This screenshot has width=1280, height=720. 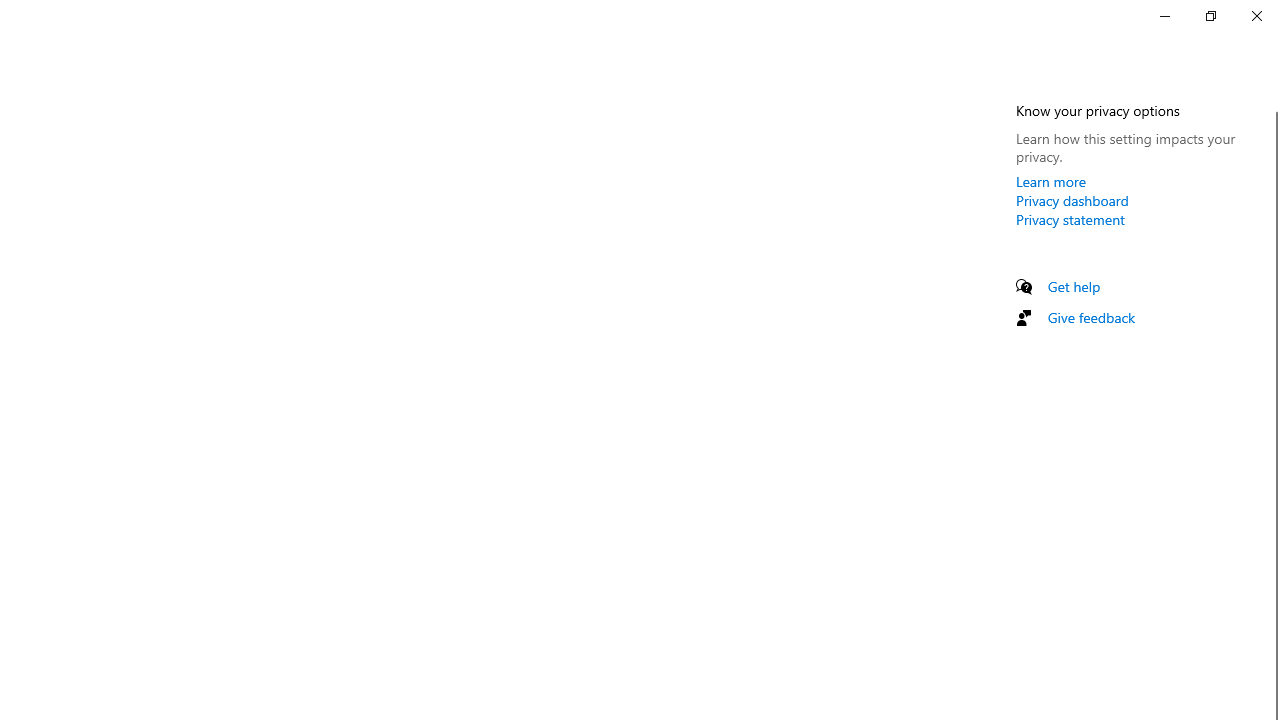 What do you see at coordinates (1050, 181) in the screenshot?
I see `'Learn more'` at bounding box center [1050, 181].